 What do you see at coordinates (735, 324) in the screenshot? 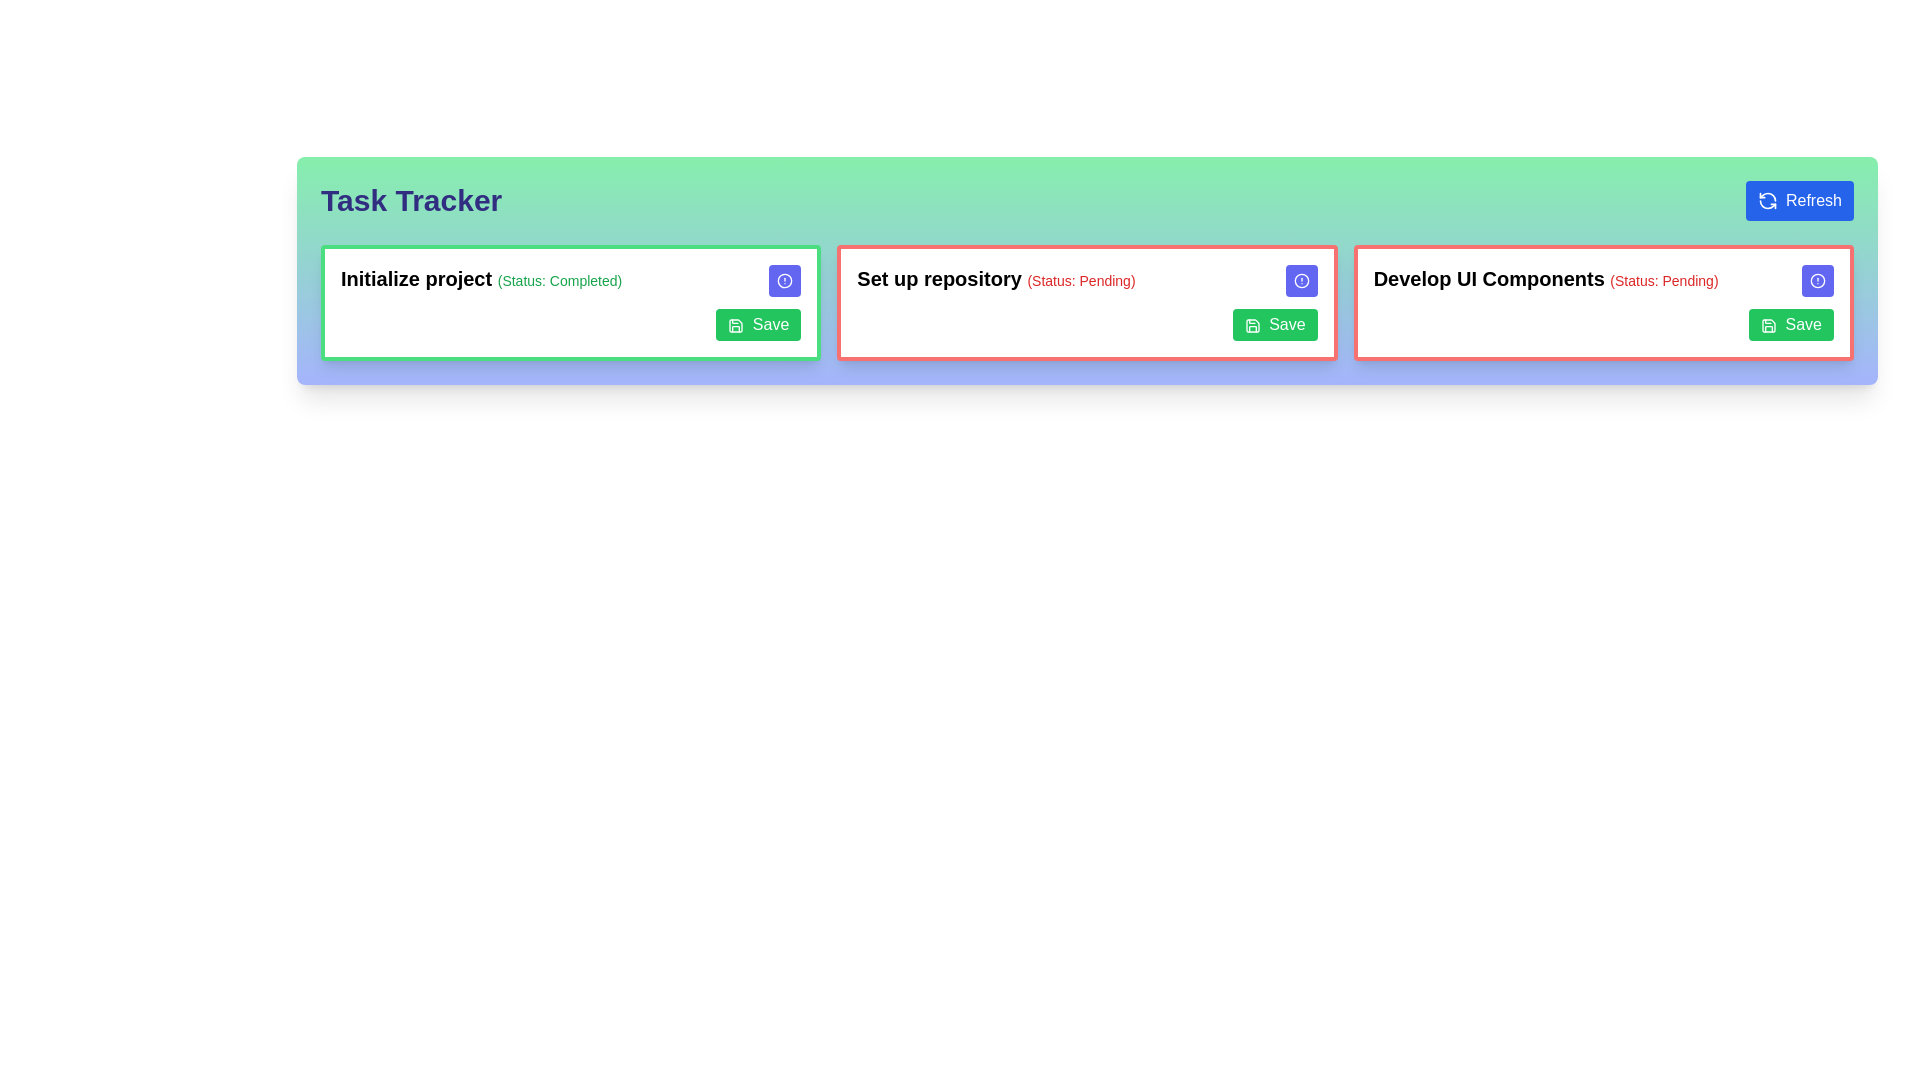
I see `the main background shape of the SVG save icon located within the 'Initialize project' task card, which is centered inside the green 'Save' button` at bounding box center [735, 324].